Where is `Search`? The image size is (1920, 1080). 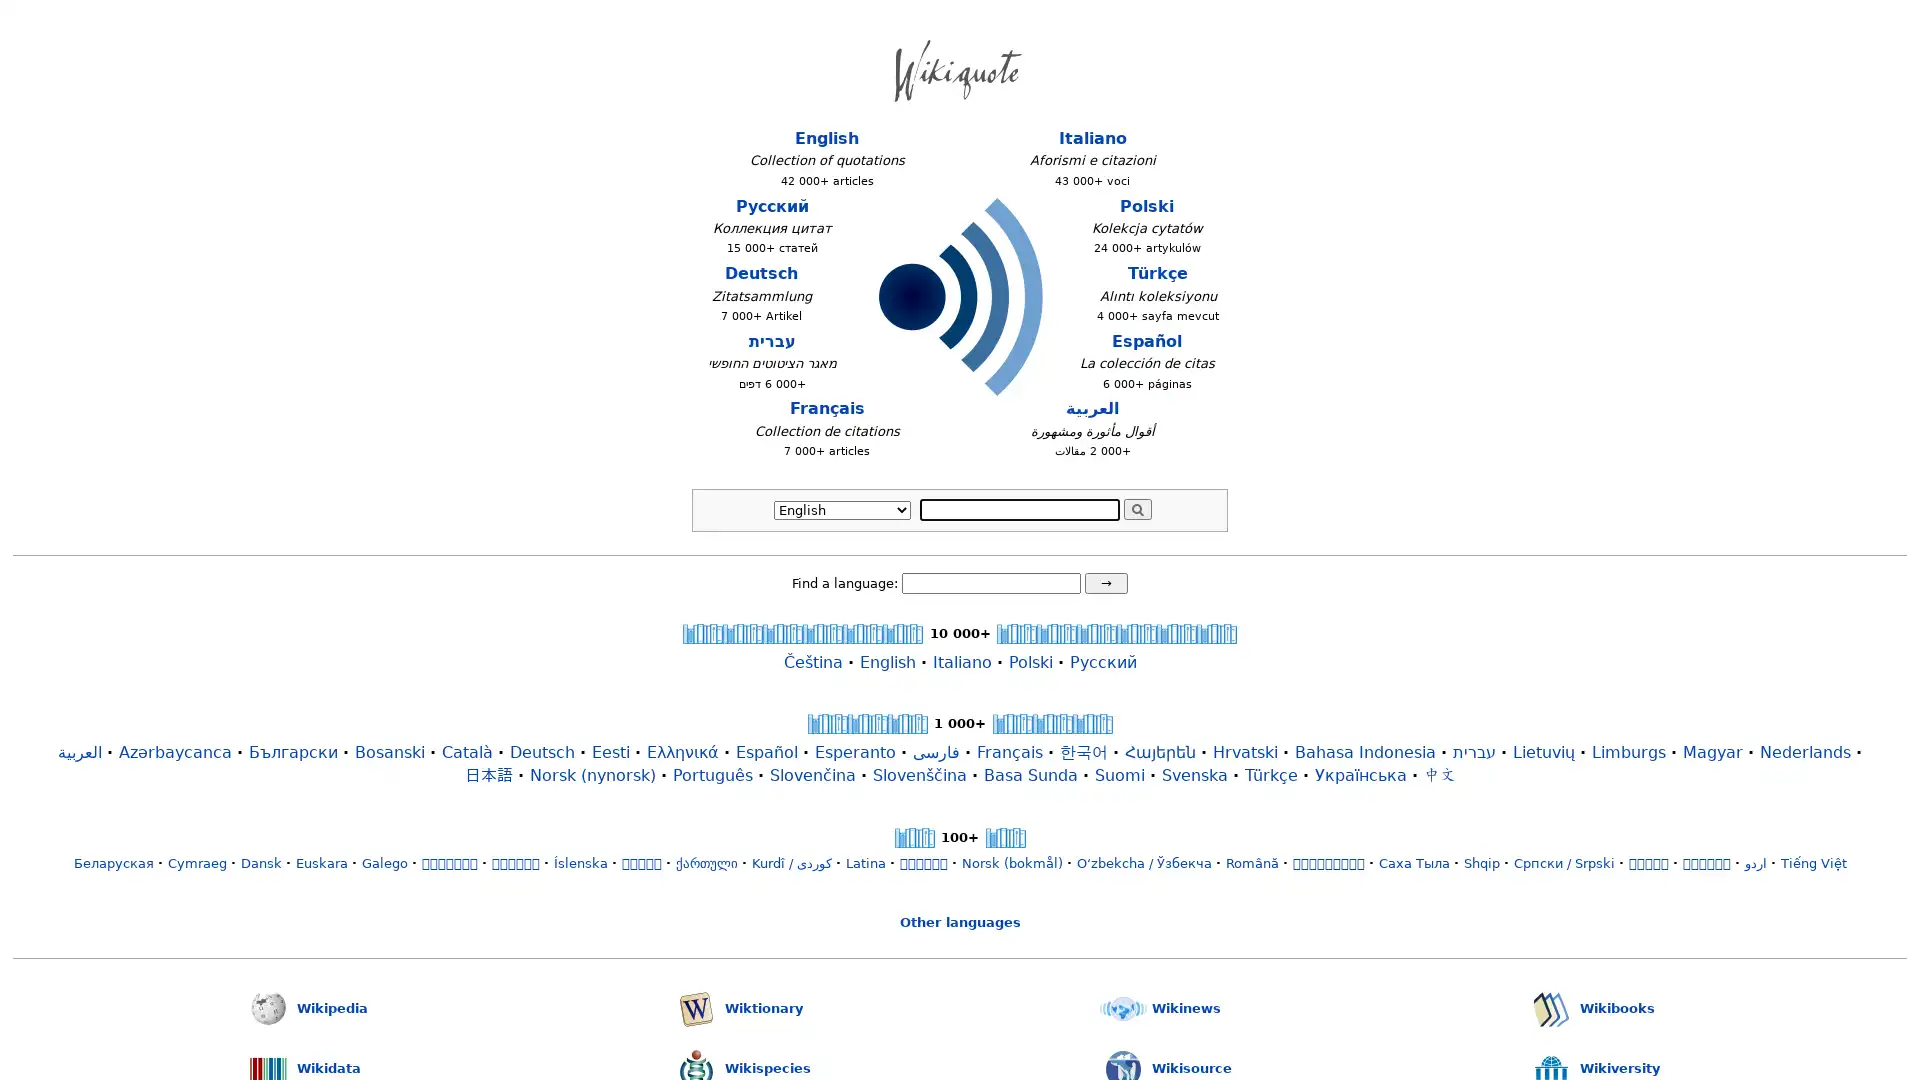 Search is located at coordinates (1137, 508).